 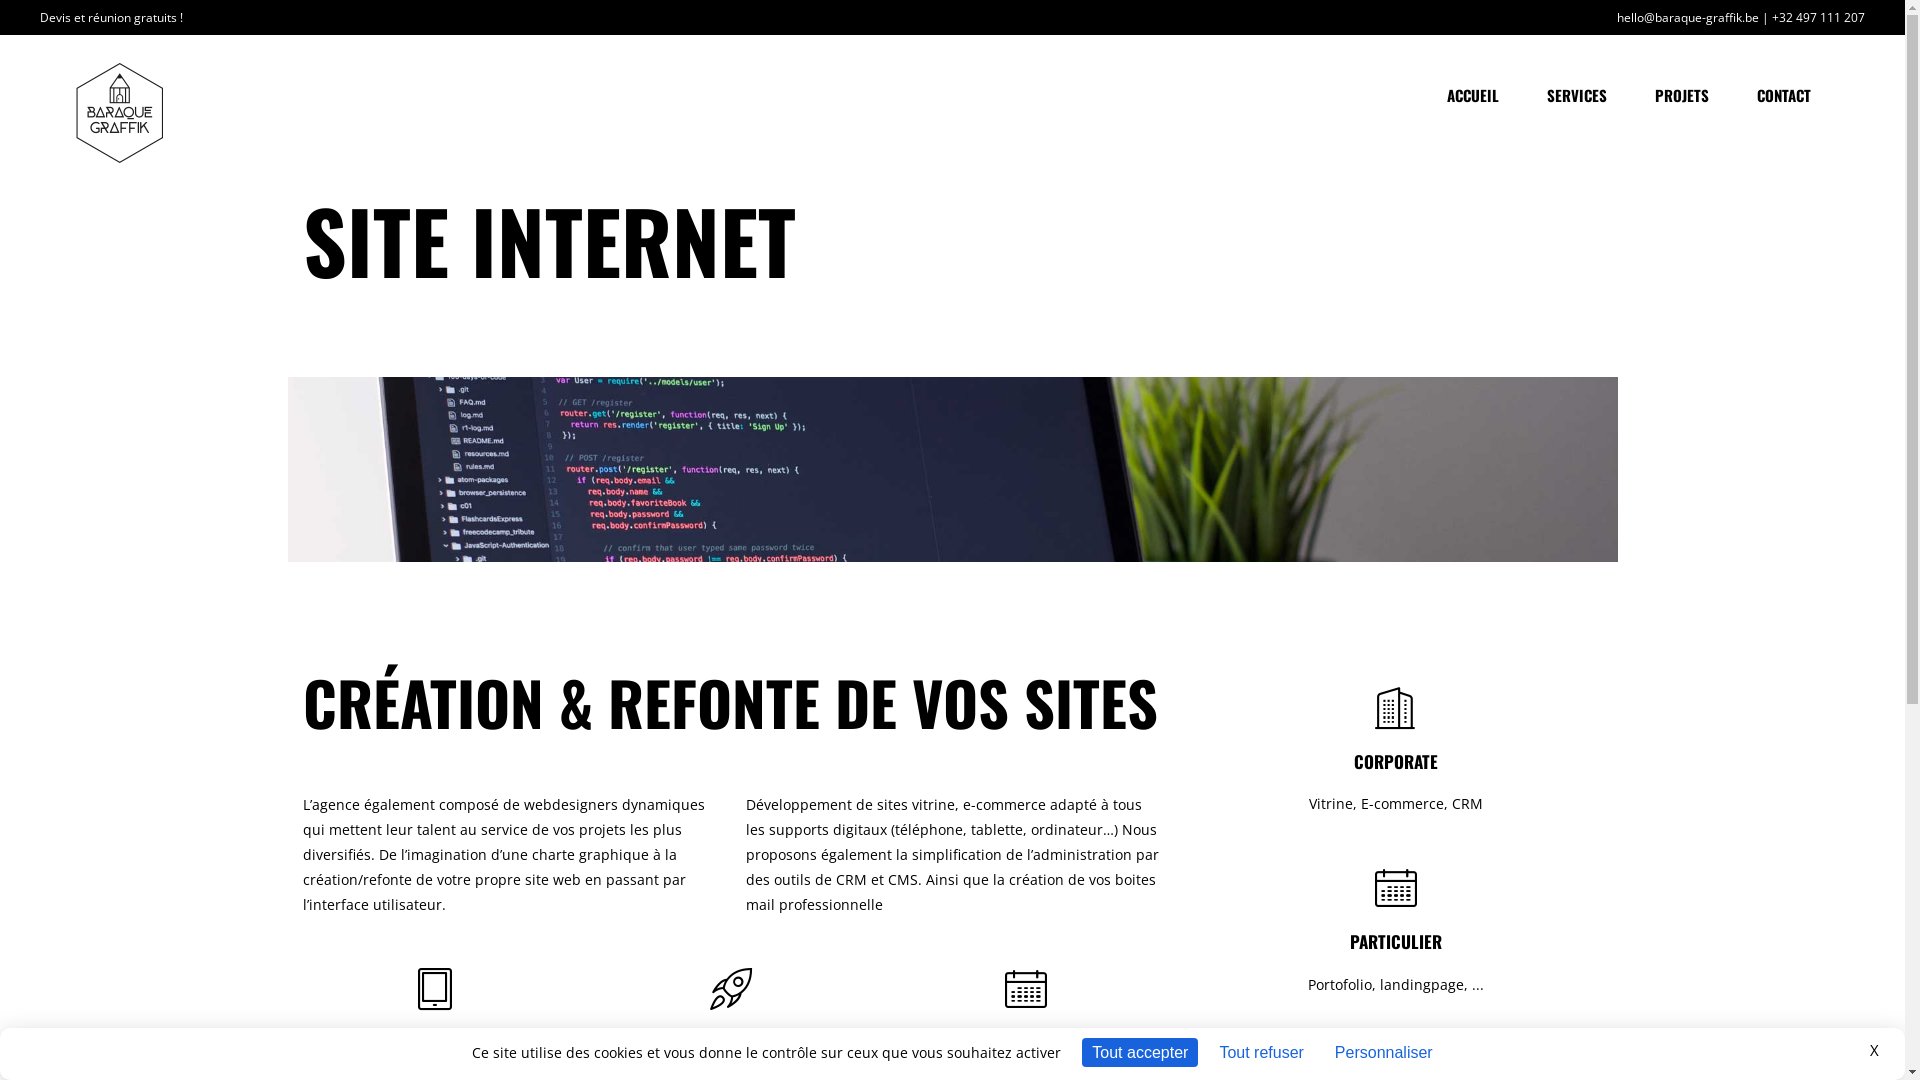 What do you see at coordinates (1771, 16) in the screenshot?
I see `'+32 497 111 207'` at bounding box center [1771, 16].